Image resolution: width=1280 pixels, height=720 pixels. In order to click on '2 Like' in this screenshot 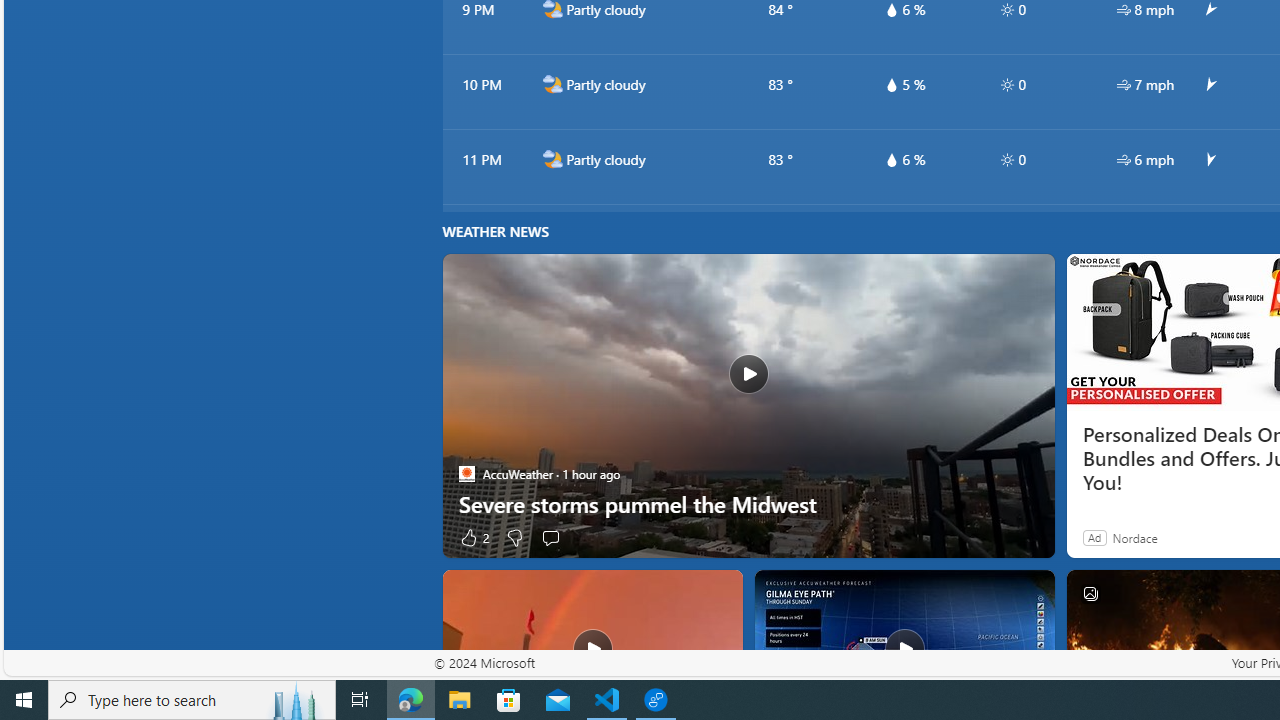, I will do `click(472, 536)`.